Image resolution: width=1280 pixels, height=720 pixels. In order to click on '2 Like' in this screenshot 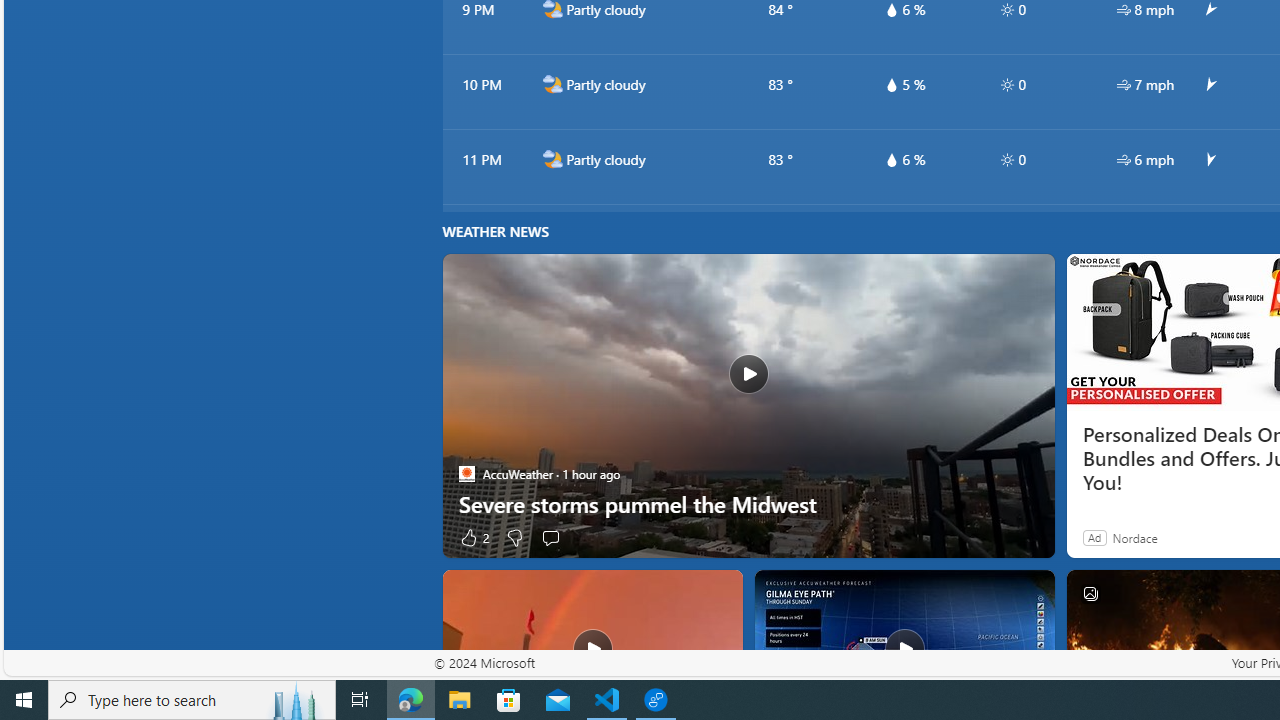, I will do `click(472, 536)`.